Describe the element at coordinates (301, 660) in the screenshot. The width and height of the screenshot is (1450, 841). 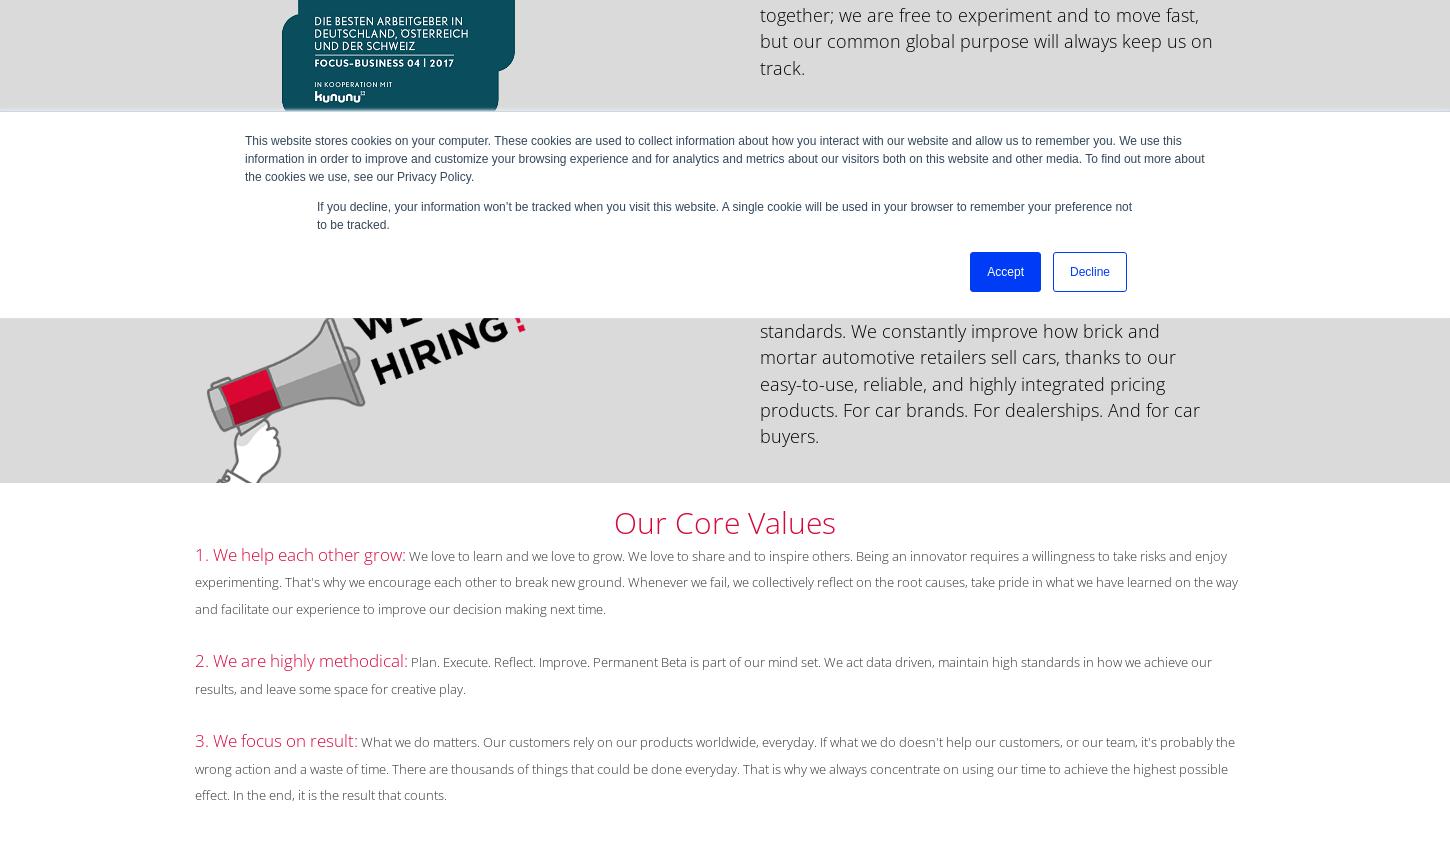
I see `'2. We are highly methodical:'` at that location.